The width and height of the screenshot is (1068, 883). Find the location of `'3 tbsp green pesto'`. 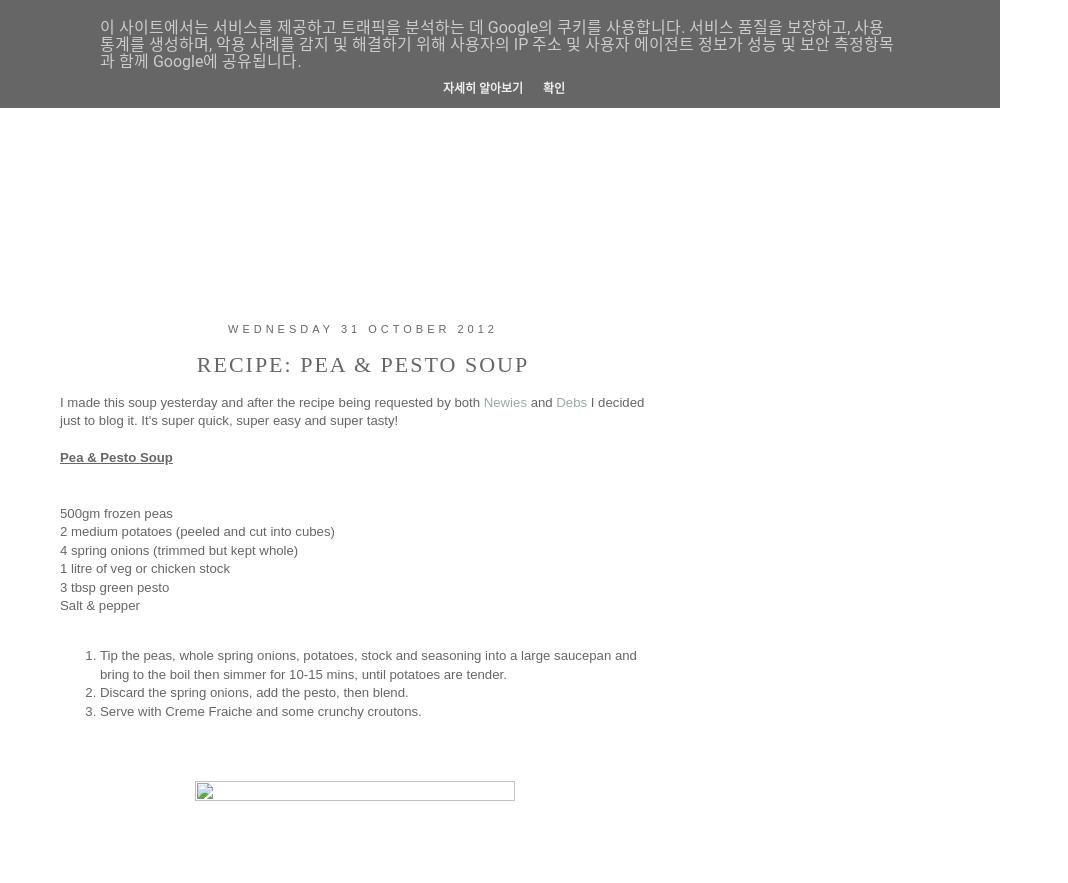

'3 tbsp green pesto' is located at coordinates (113, 585).